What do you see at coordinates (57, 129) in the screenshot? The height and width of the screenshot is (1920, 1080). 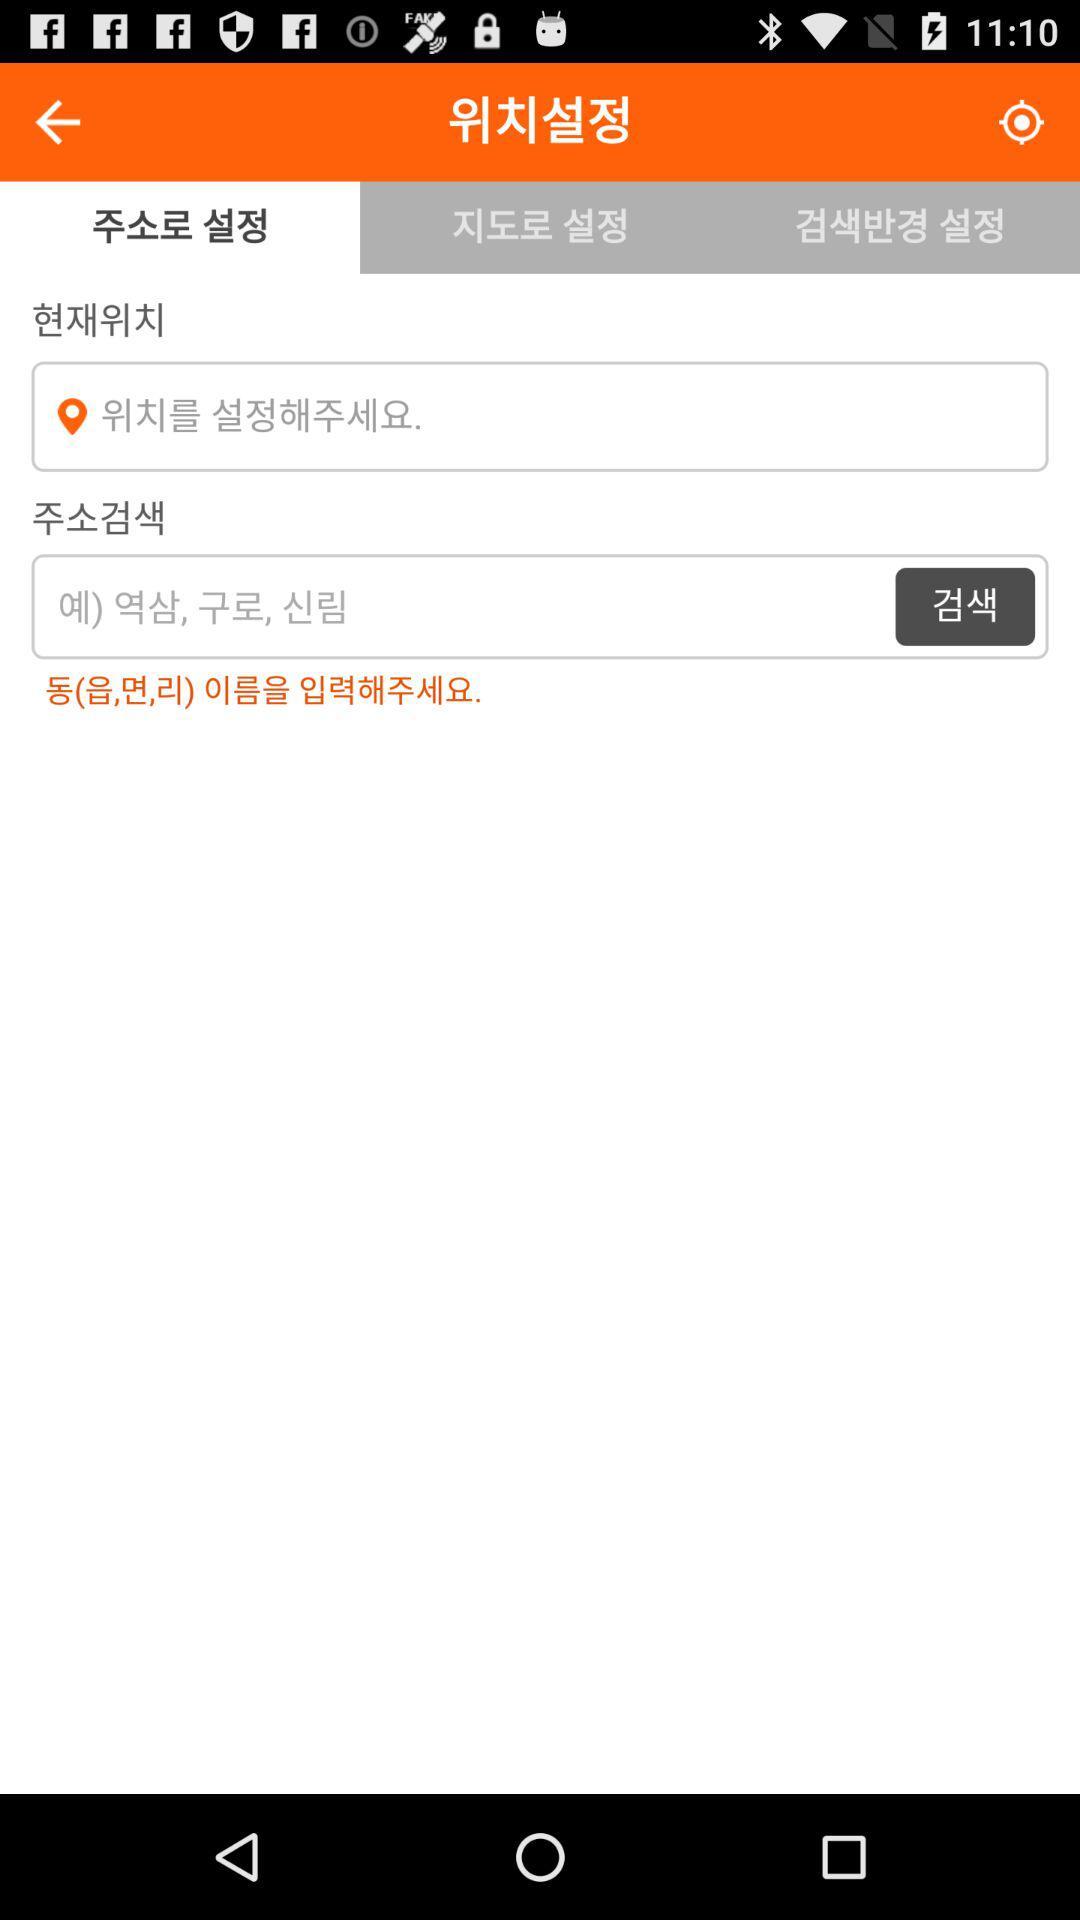 I see `the arrow_backward icon` at bounding box center [57, 129].